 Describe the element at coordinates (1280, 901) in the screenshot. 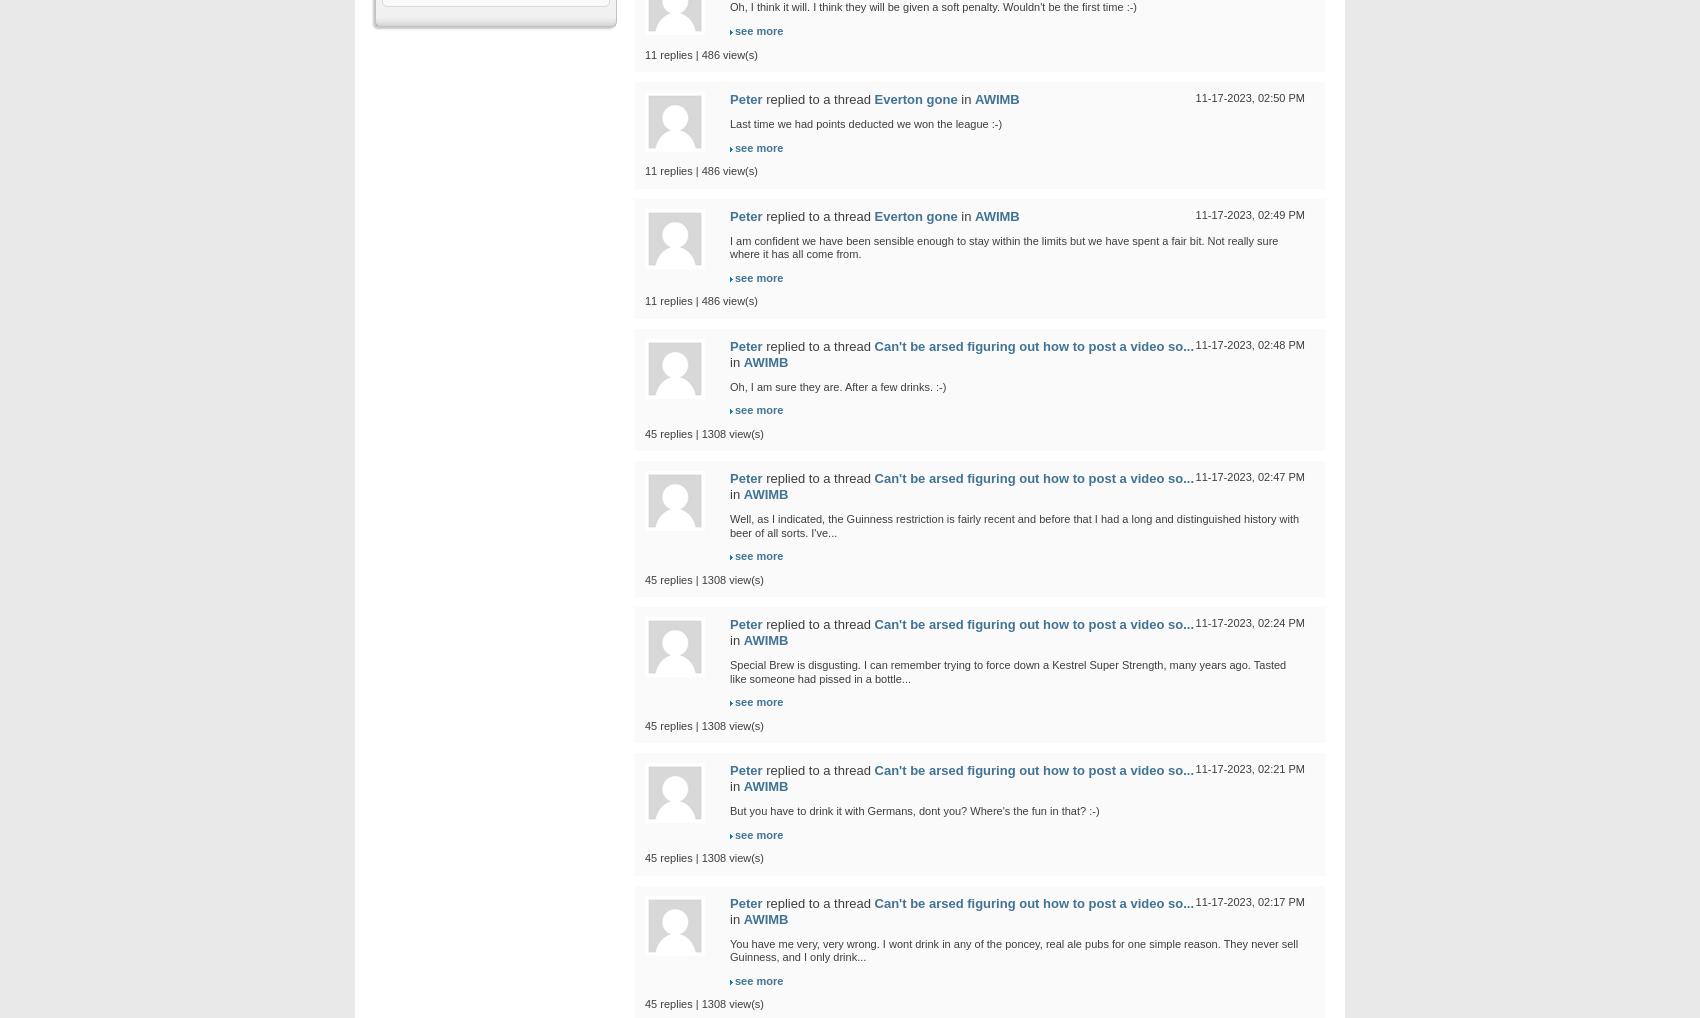

I see `'02:17 PM'` at that location.